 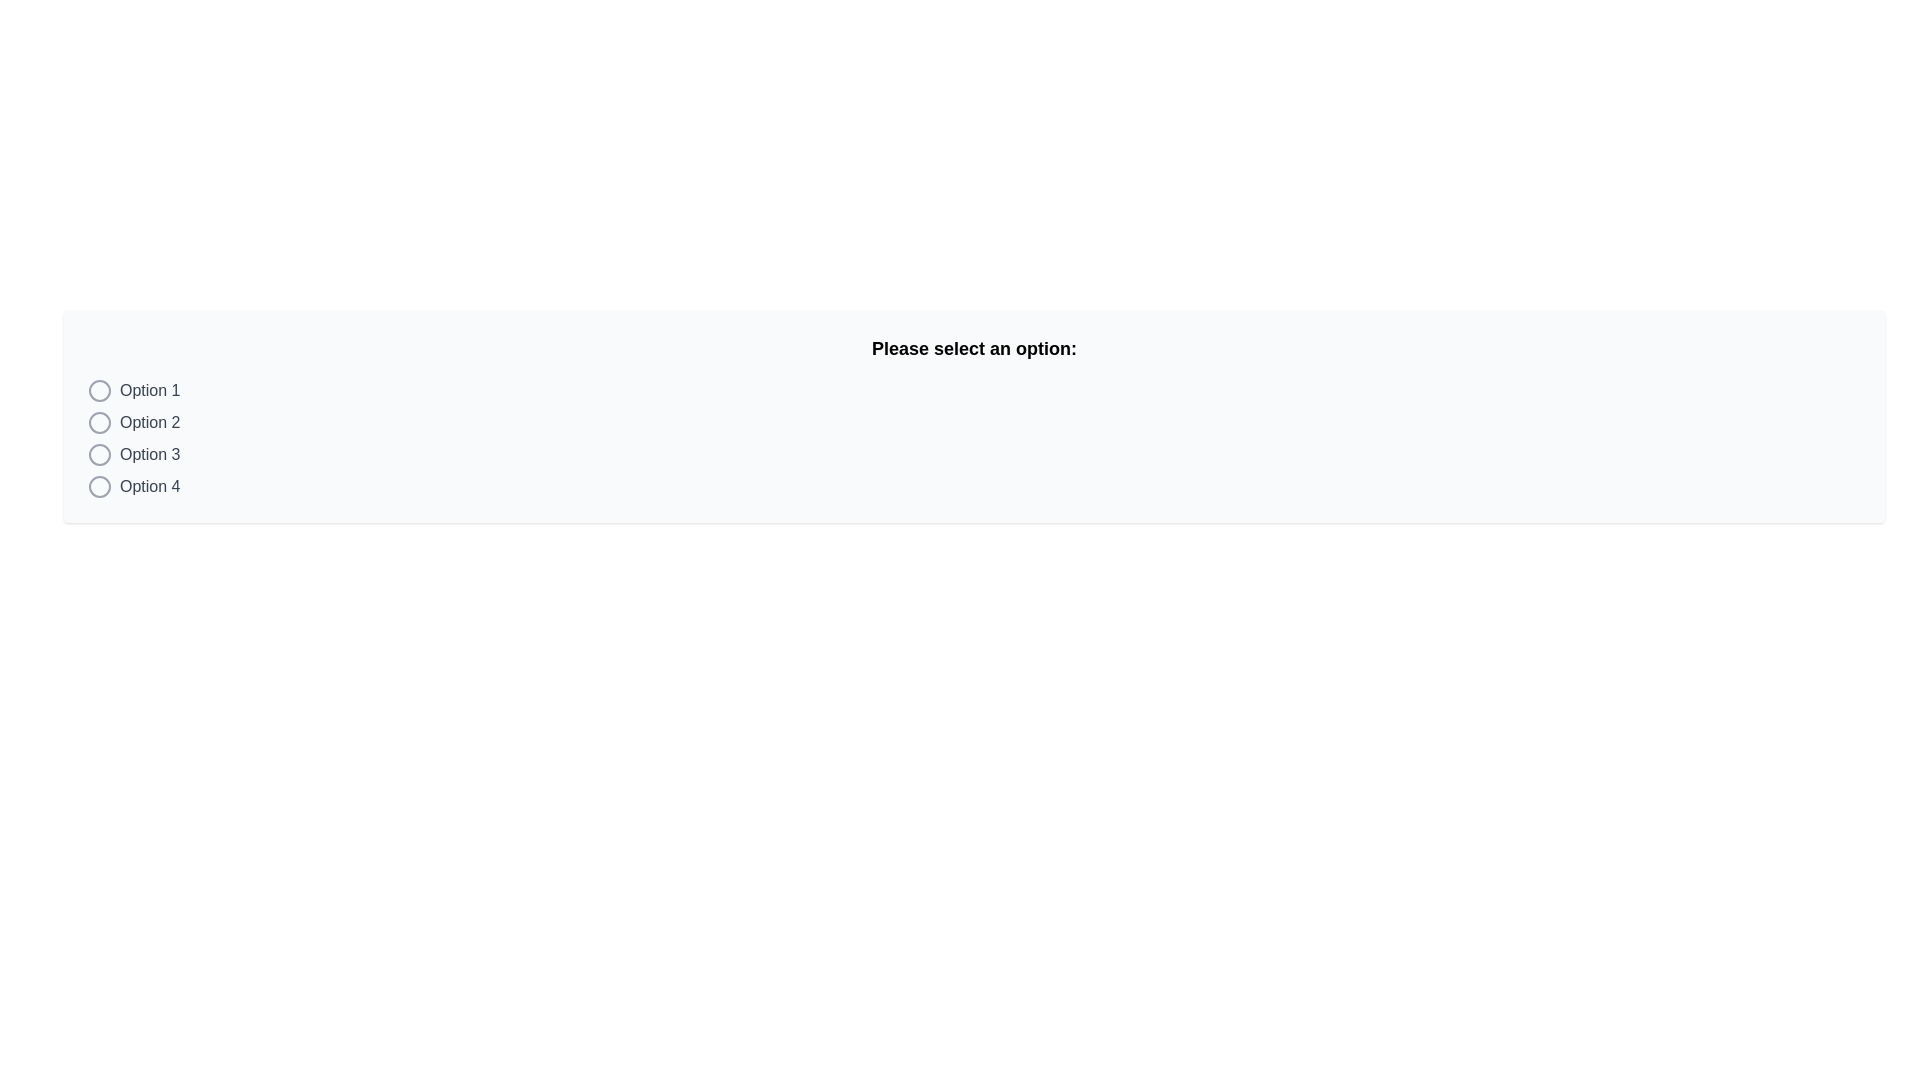 I want to click on the text label 'Option 2', which clarifies the choice of the corresponding radio button to its left in the vertical list of options, so click(x=149, y=422).